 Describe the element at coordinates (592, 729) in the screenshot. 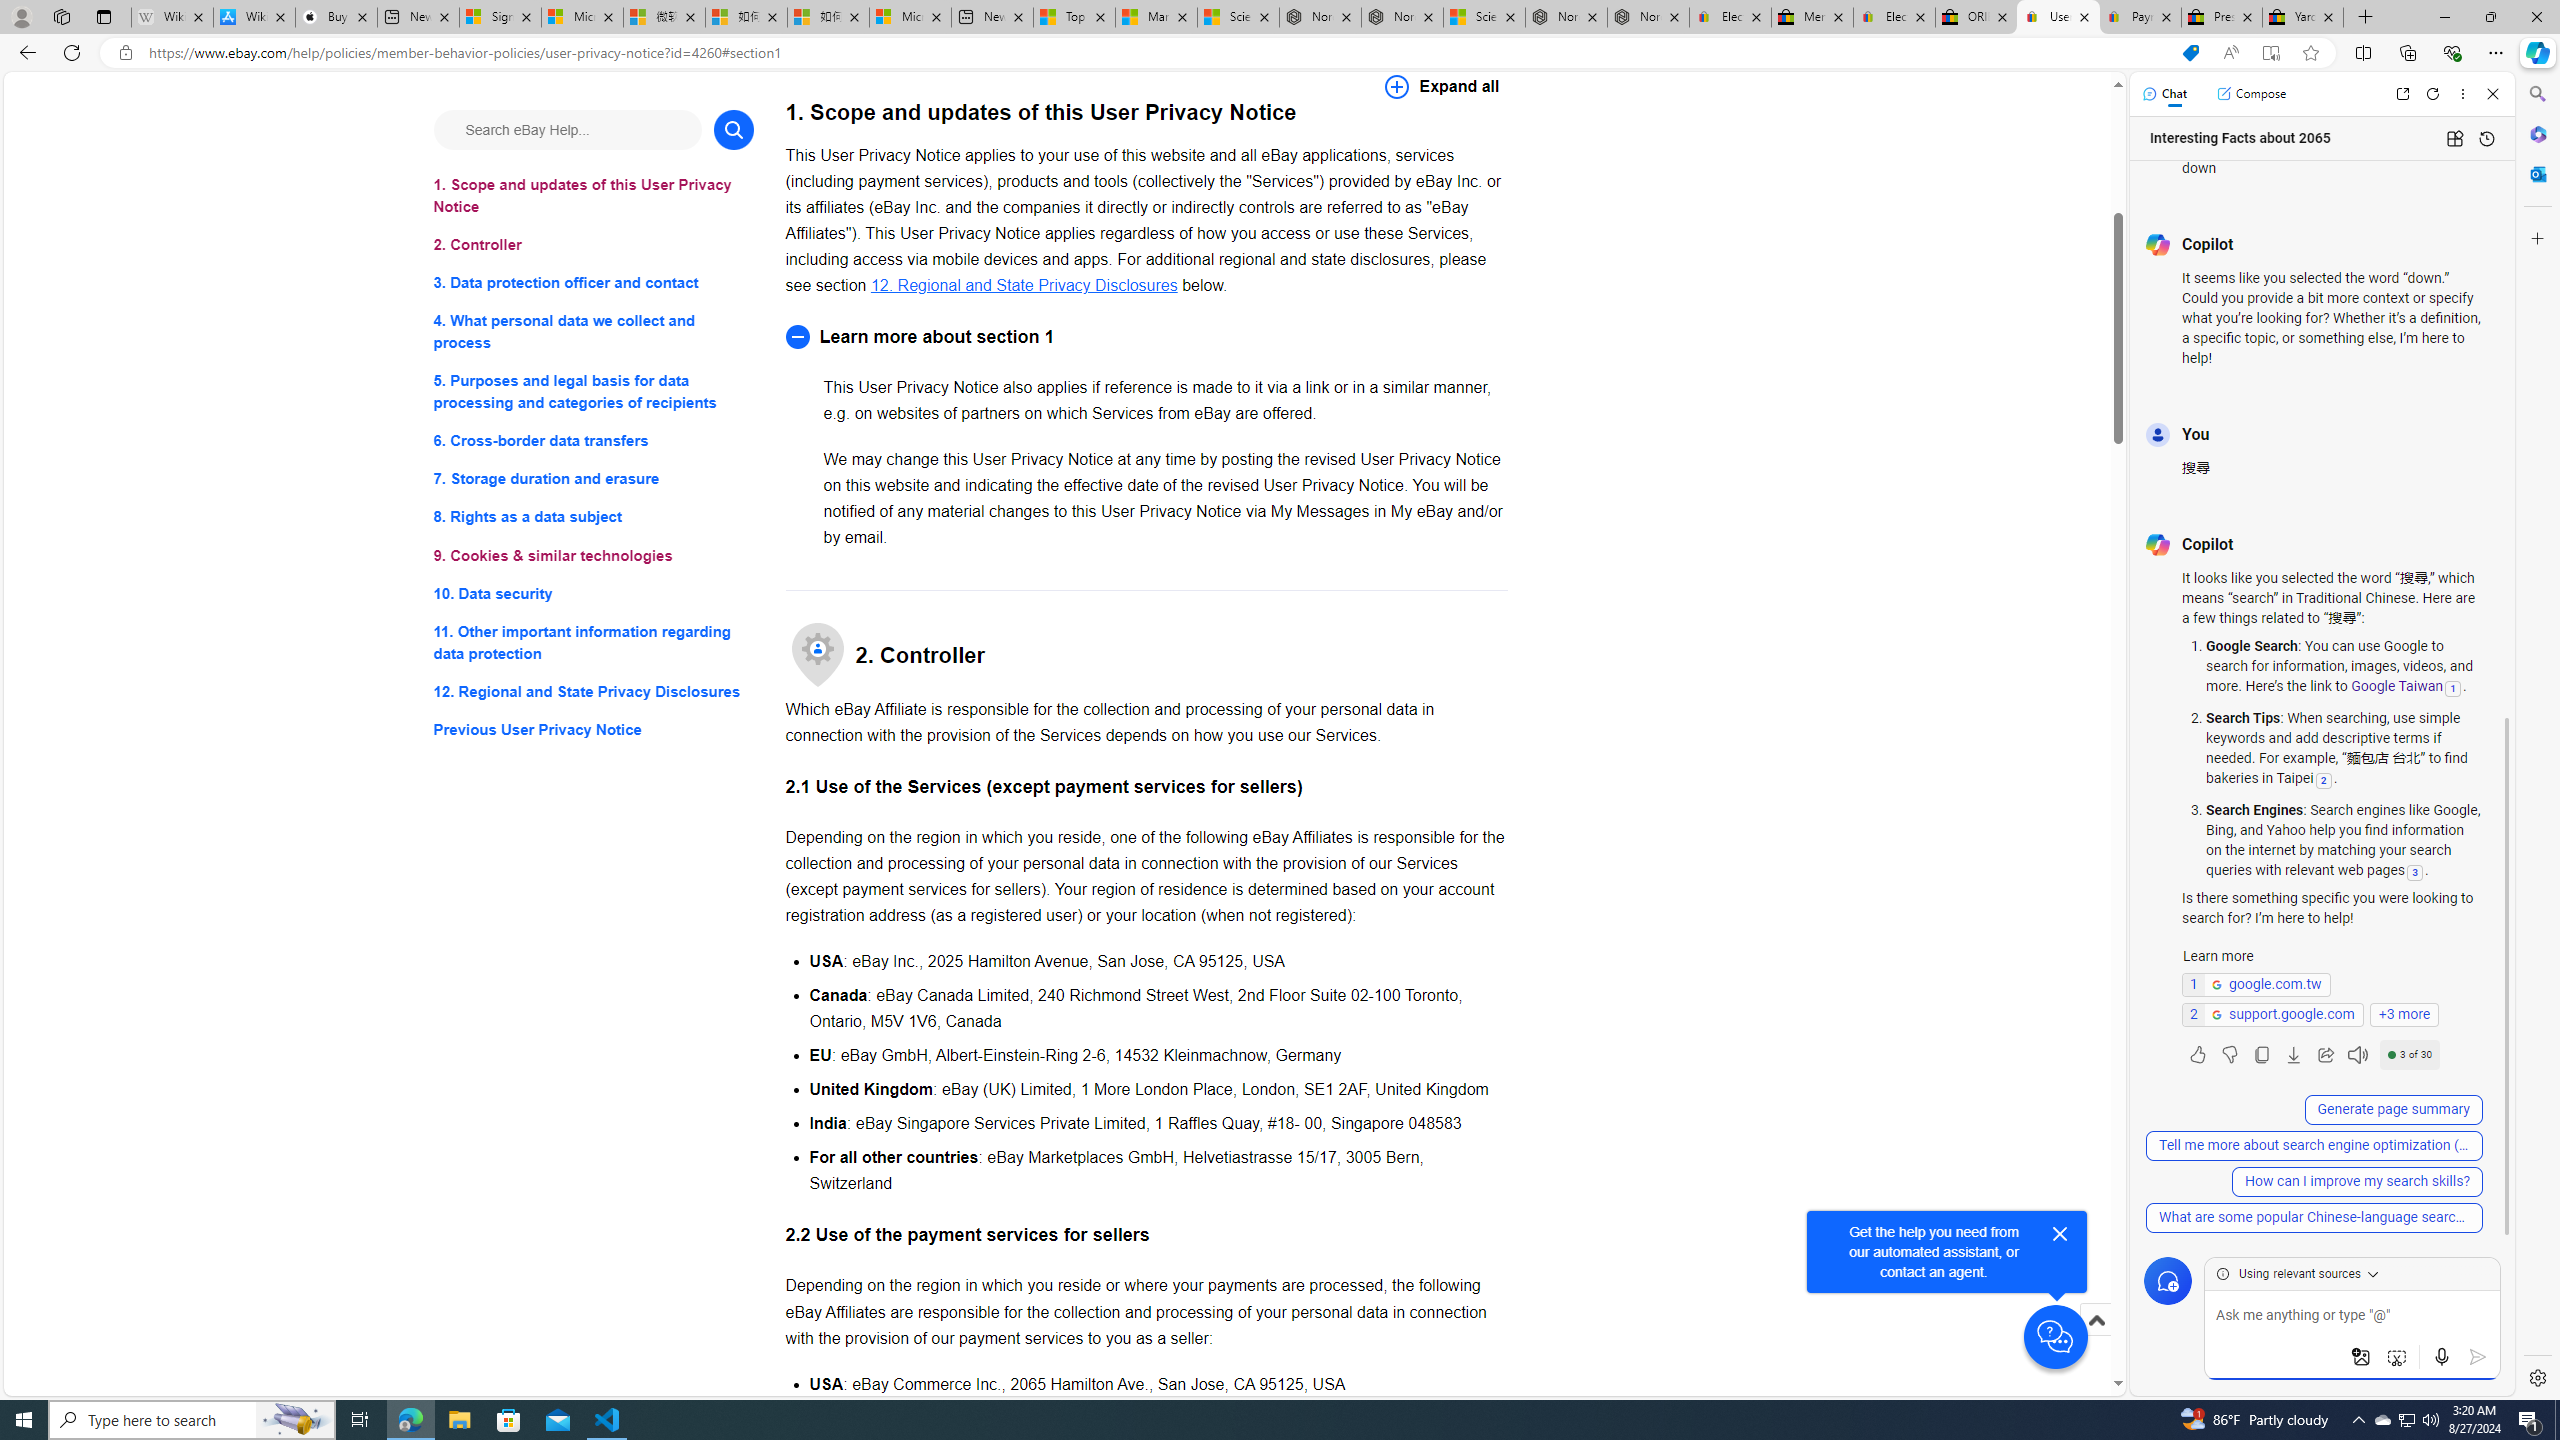

I see `'Previous User Privacy Notice'` at that location.